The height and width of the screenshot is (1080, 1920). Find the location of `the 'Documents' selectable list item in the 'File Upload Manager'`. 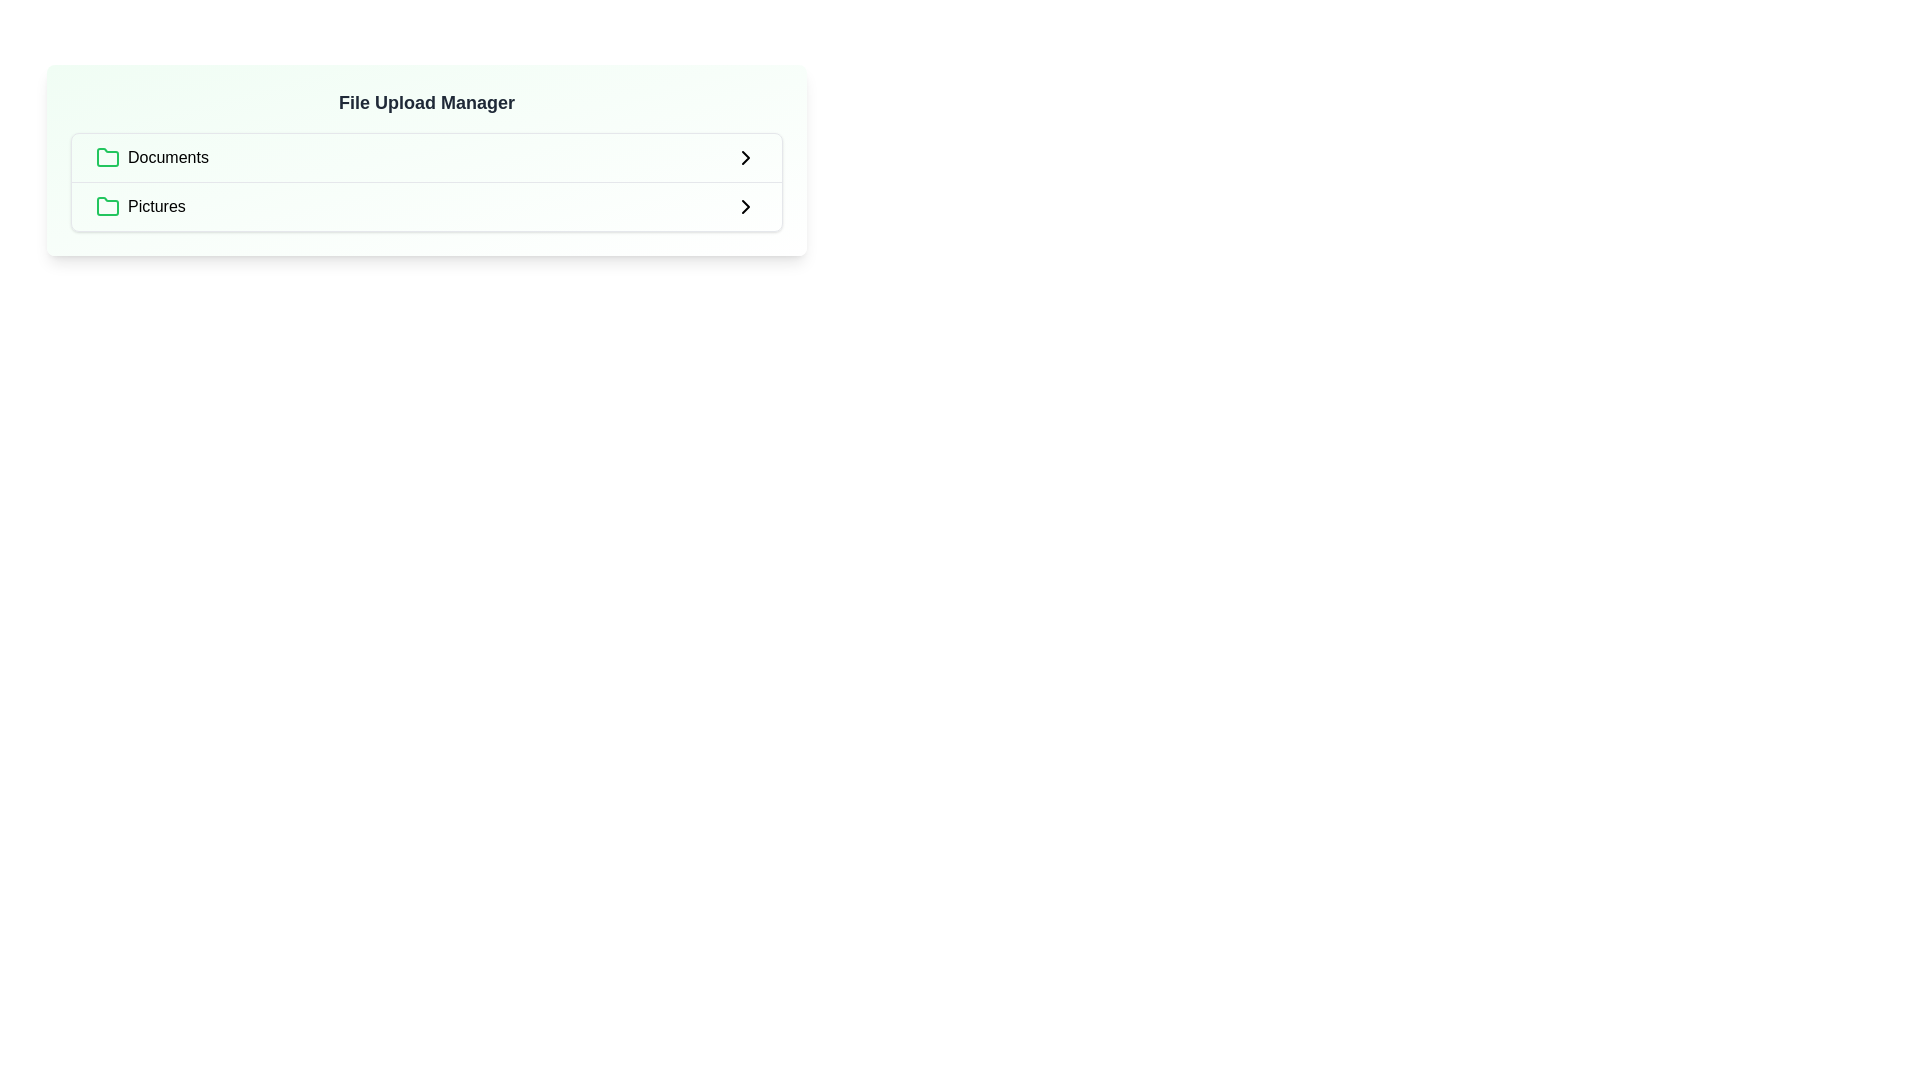

the 'Documents' selectable list item in the 'File Upload Manager' is located at coordinates (426, 157).